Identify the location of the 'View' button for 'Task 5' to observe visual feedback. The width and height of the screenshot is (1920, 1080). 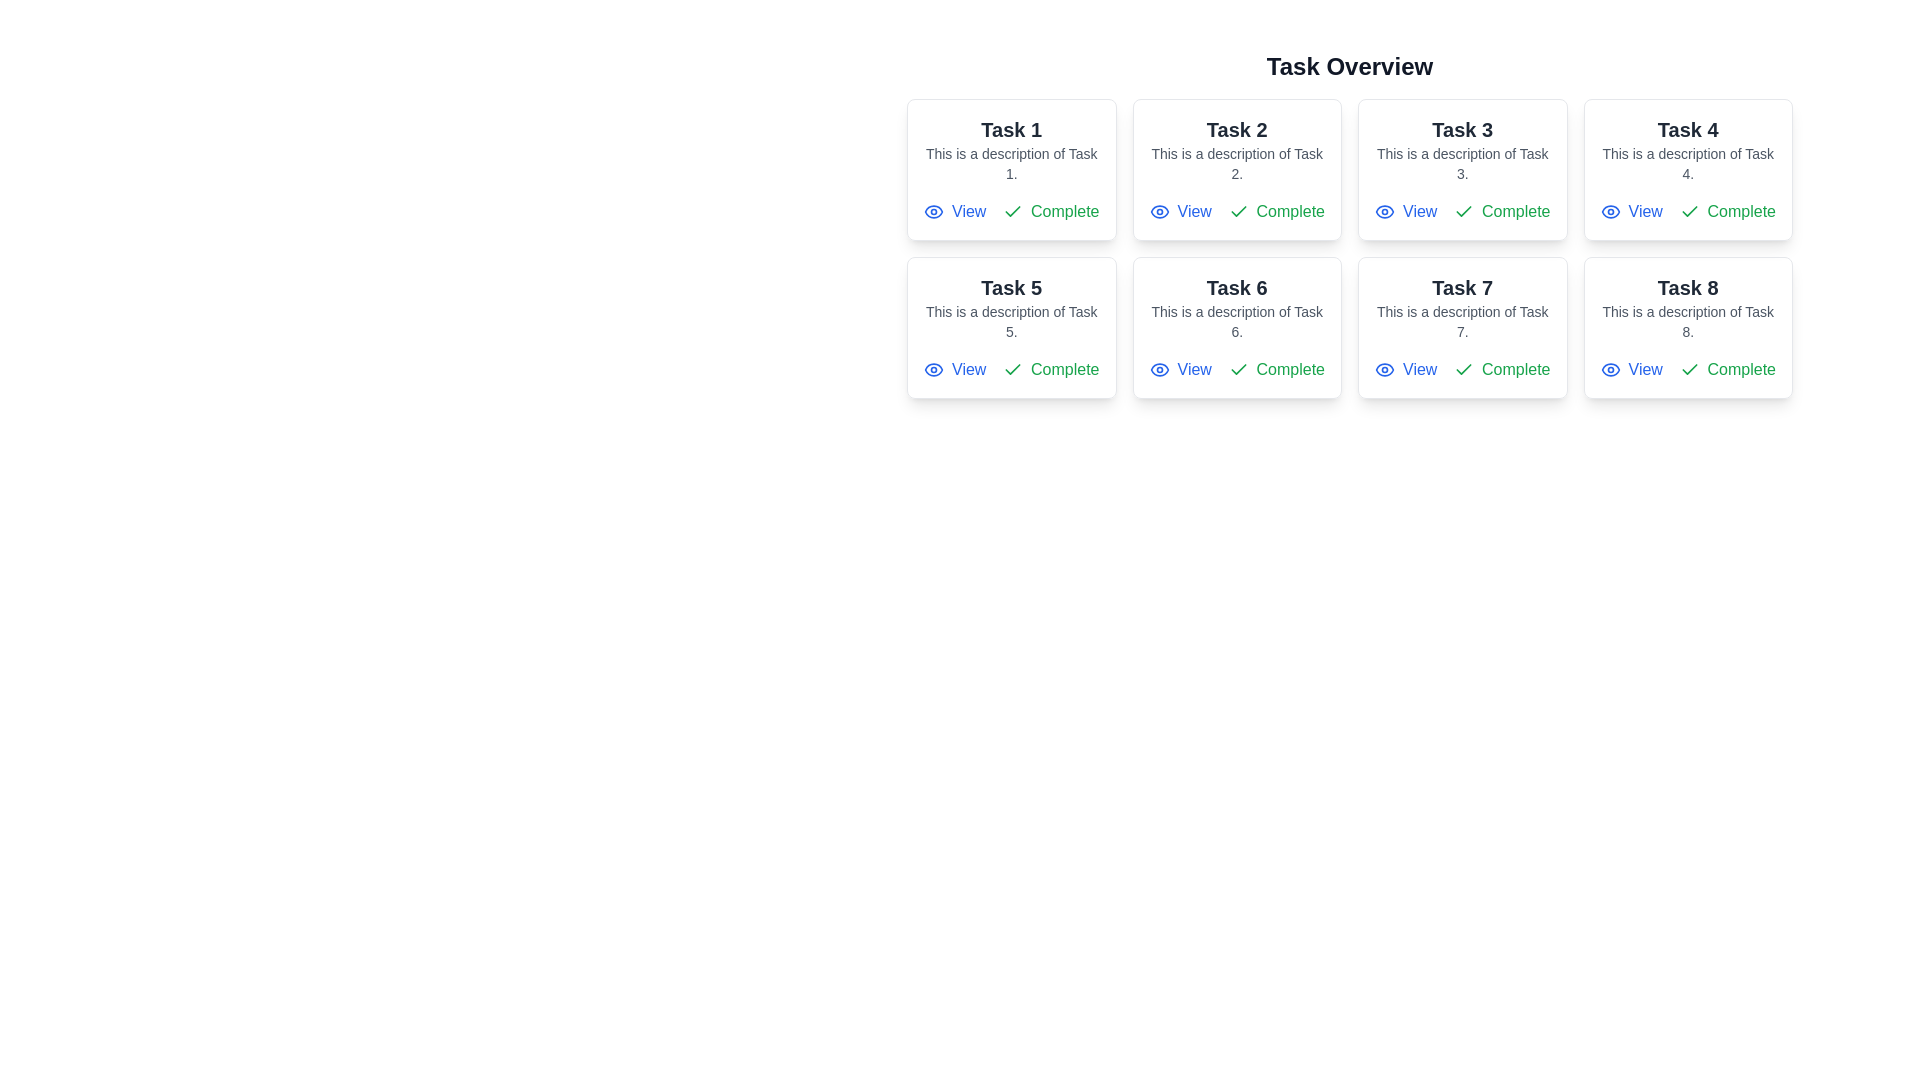
(954, 370).